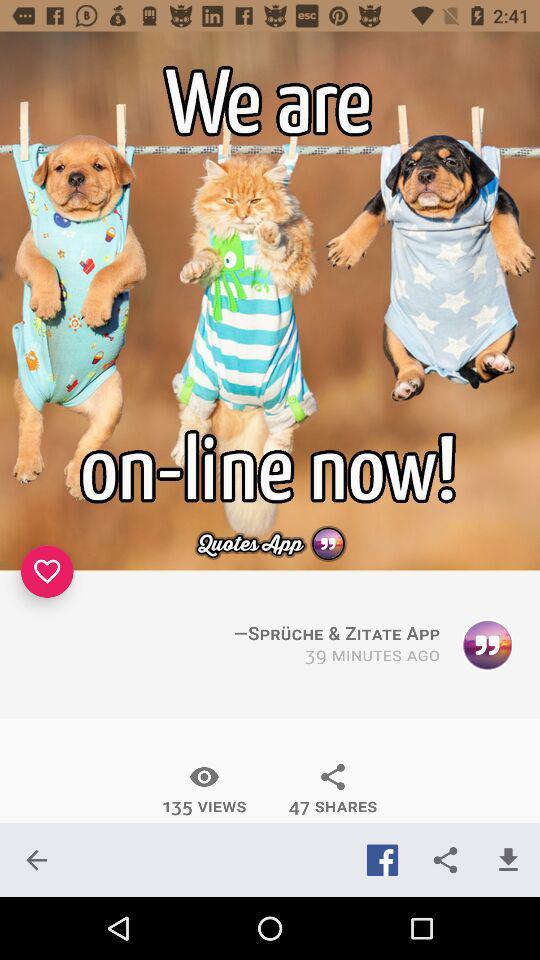  Describe the element at coordinates (333, 789) in the screenshot. I see `item next to the 135 views item` at that location.